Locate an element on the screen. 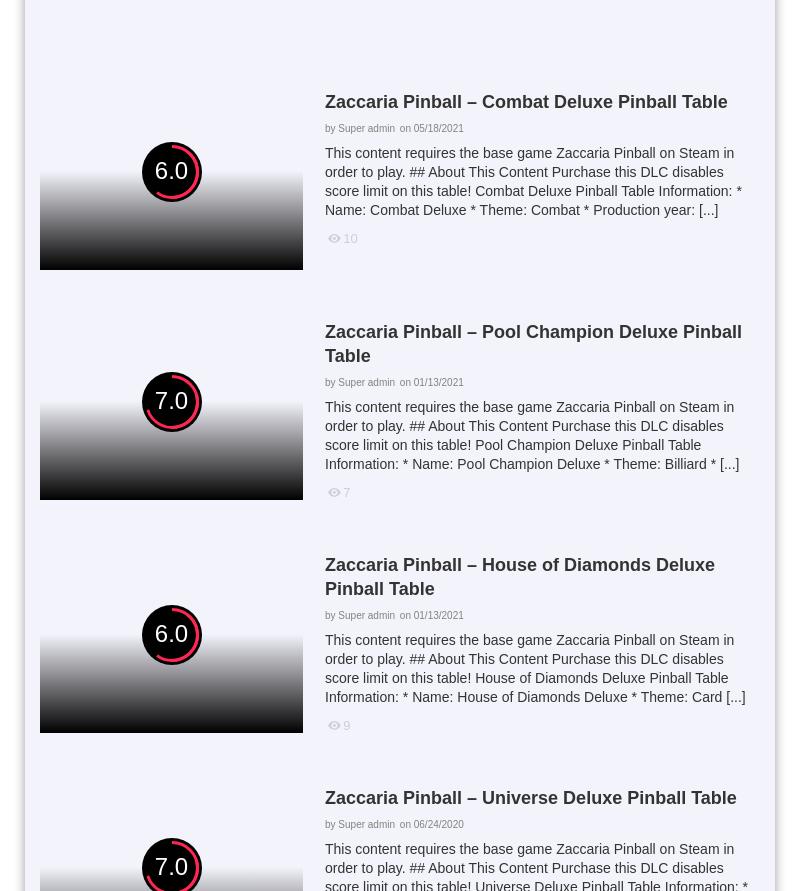  'This content requires the base game Zaccaria Pinball on Steam in order to play. ## About This Content Purchase this DLC disables score limit on this table! House of Diamonds Deluxe Pinball Table Information: * Name: House of Diamonds Deluxe * Theme: Card [...]' is located at coordinates (534, 666).